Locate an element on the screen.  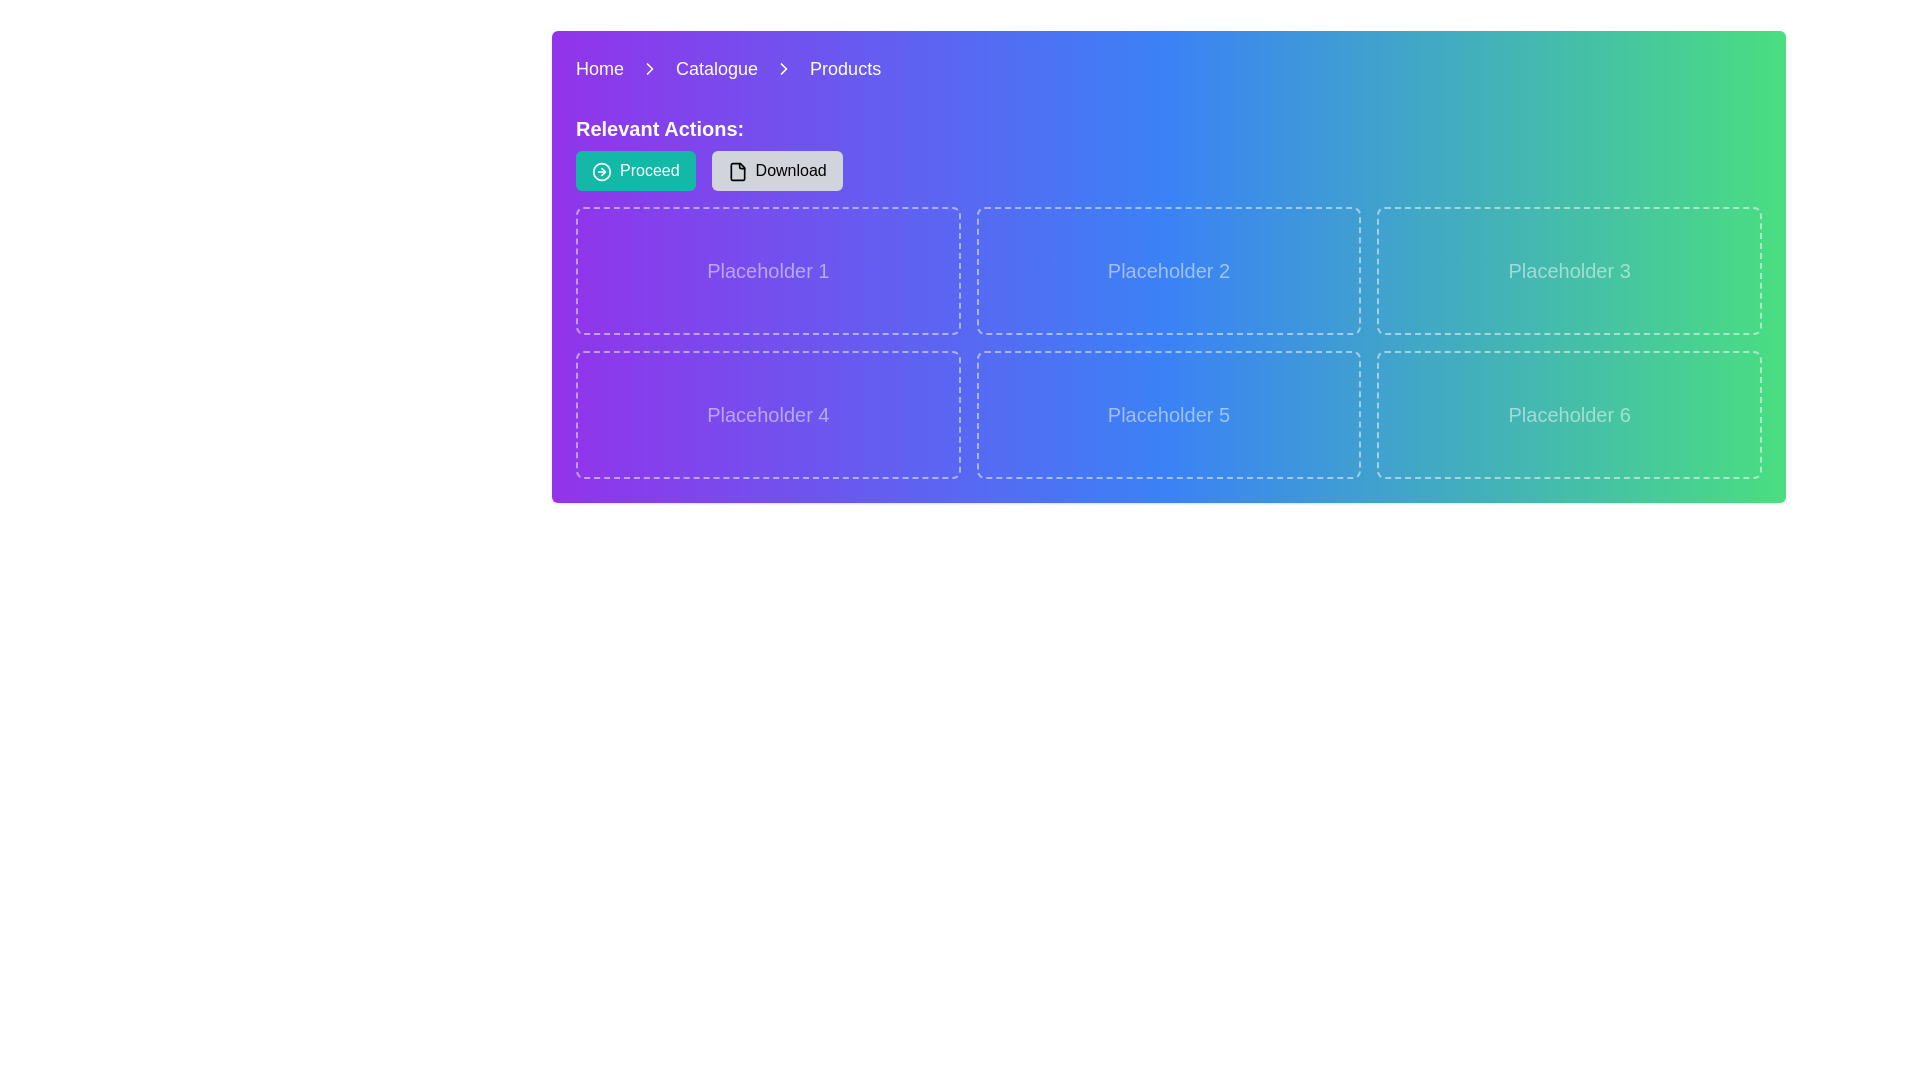
the breadcrumb navigation icon located between 'Catalogue' and 'Products' to indicate progression in the navigation is located at coordinates (783, 68).